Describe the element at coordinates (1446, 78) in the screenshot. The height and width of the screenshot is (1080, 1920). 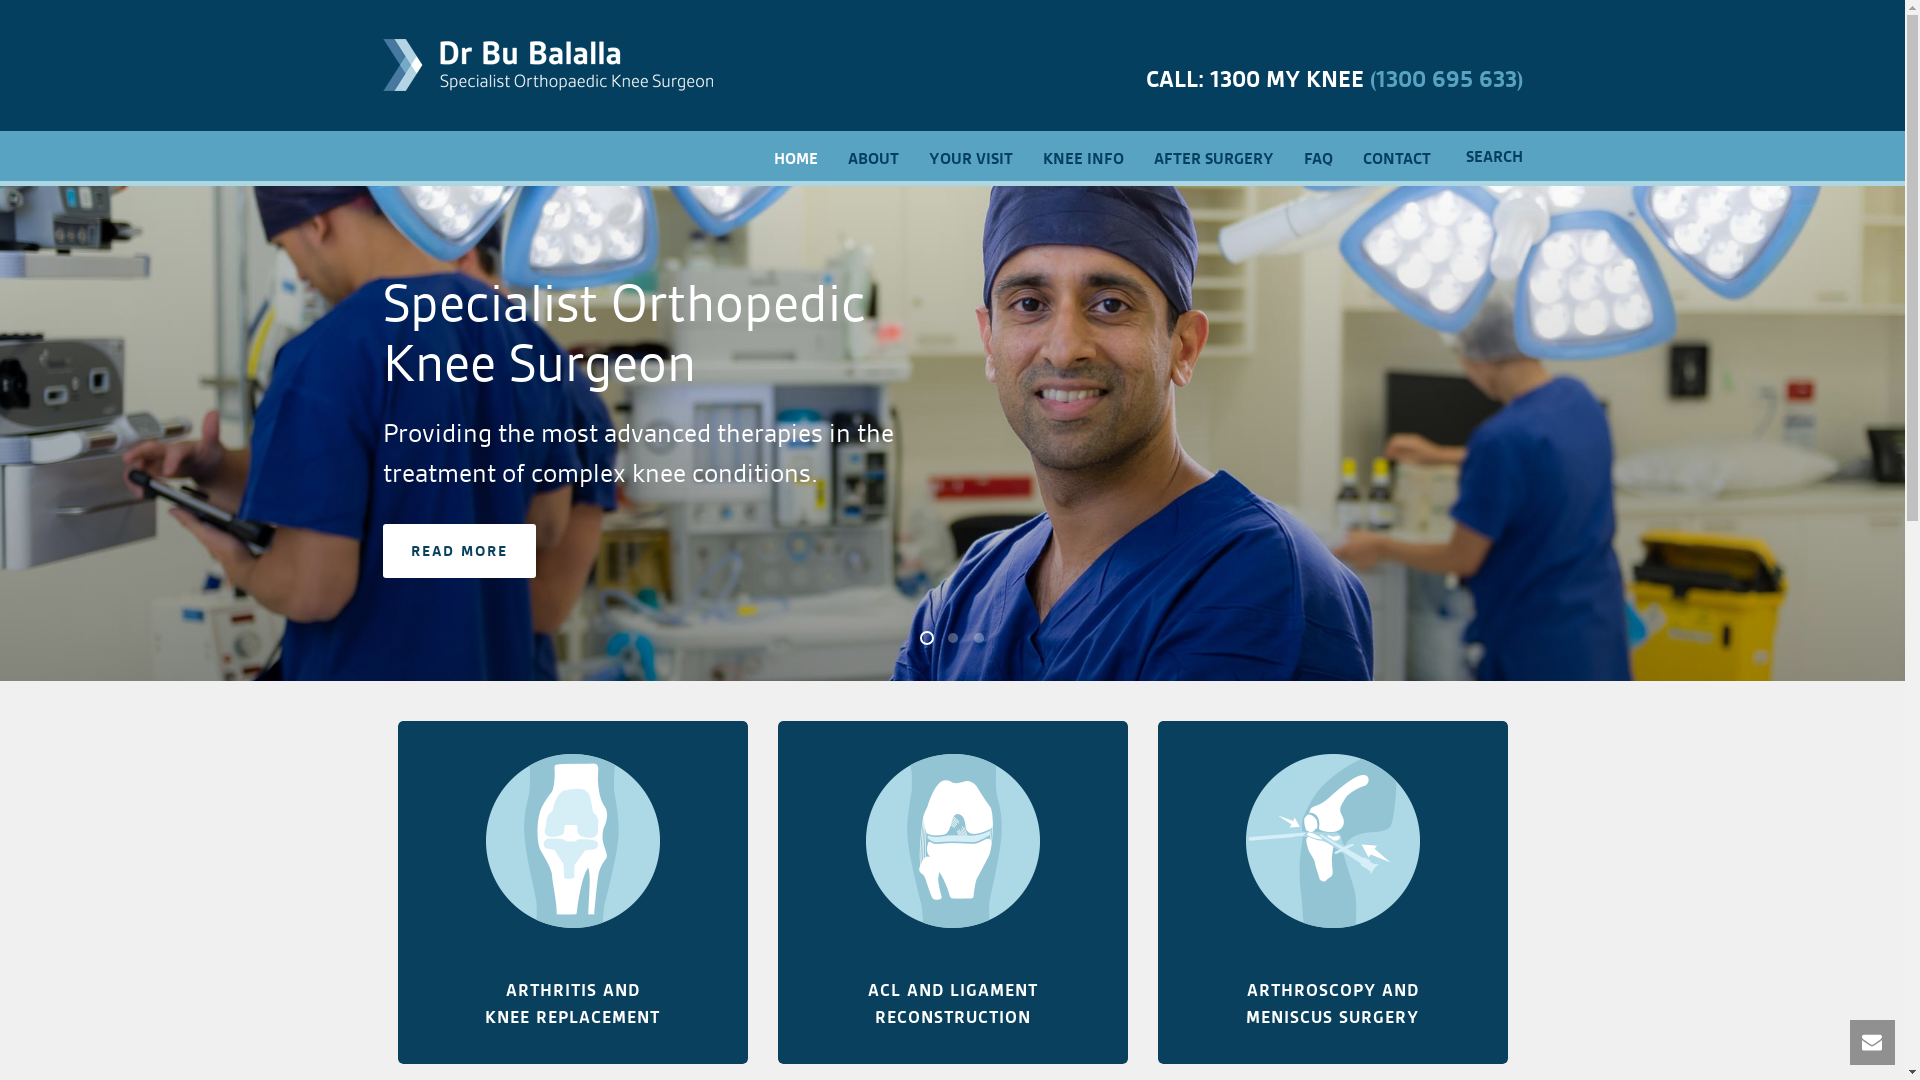
I see `'(1300 695 633)'` at that location.